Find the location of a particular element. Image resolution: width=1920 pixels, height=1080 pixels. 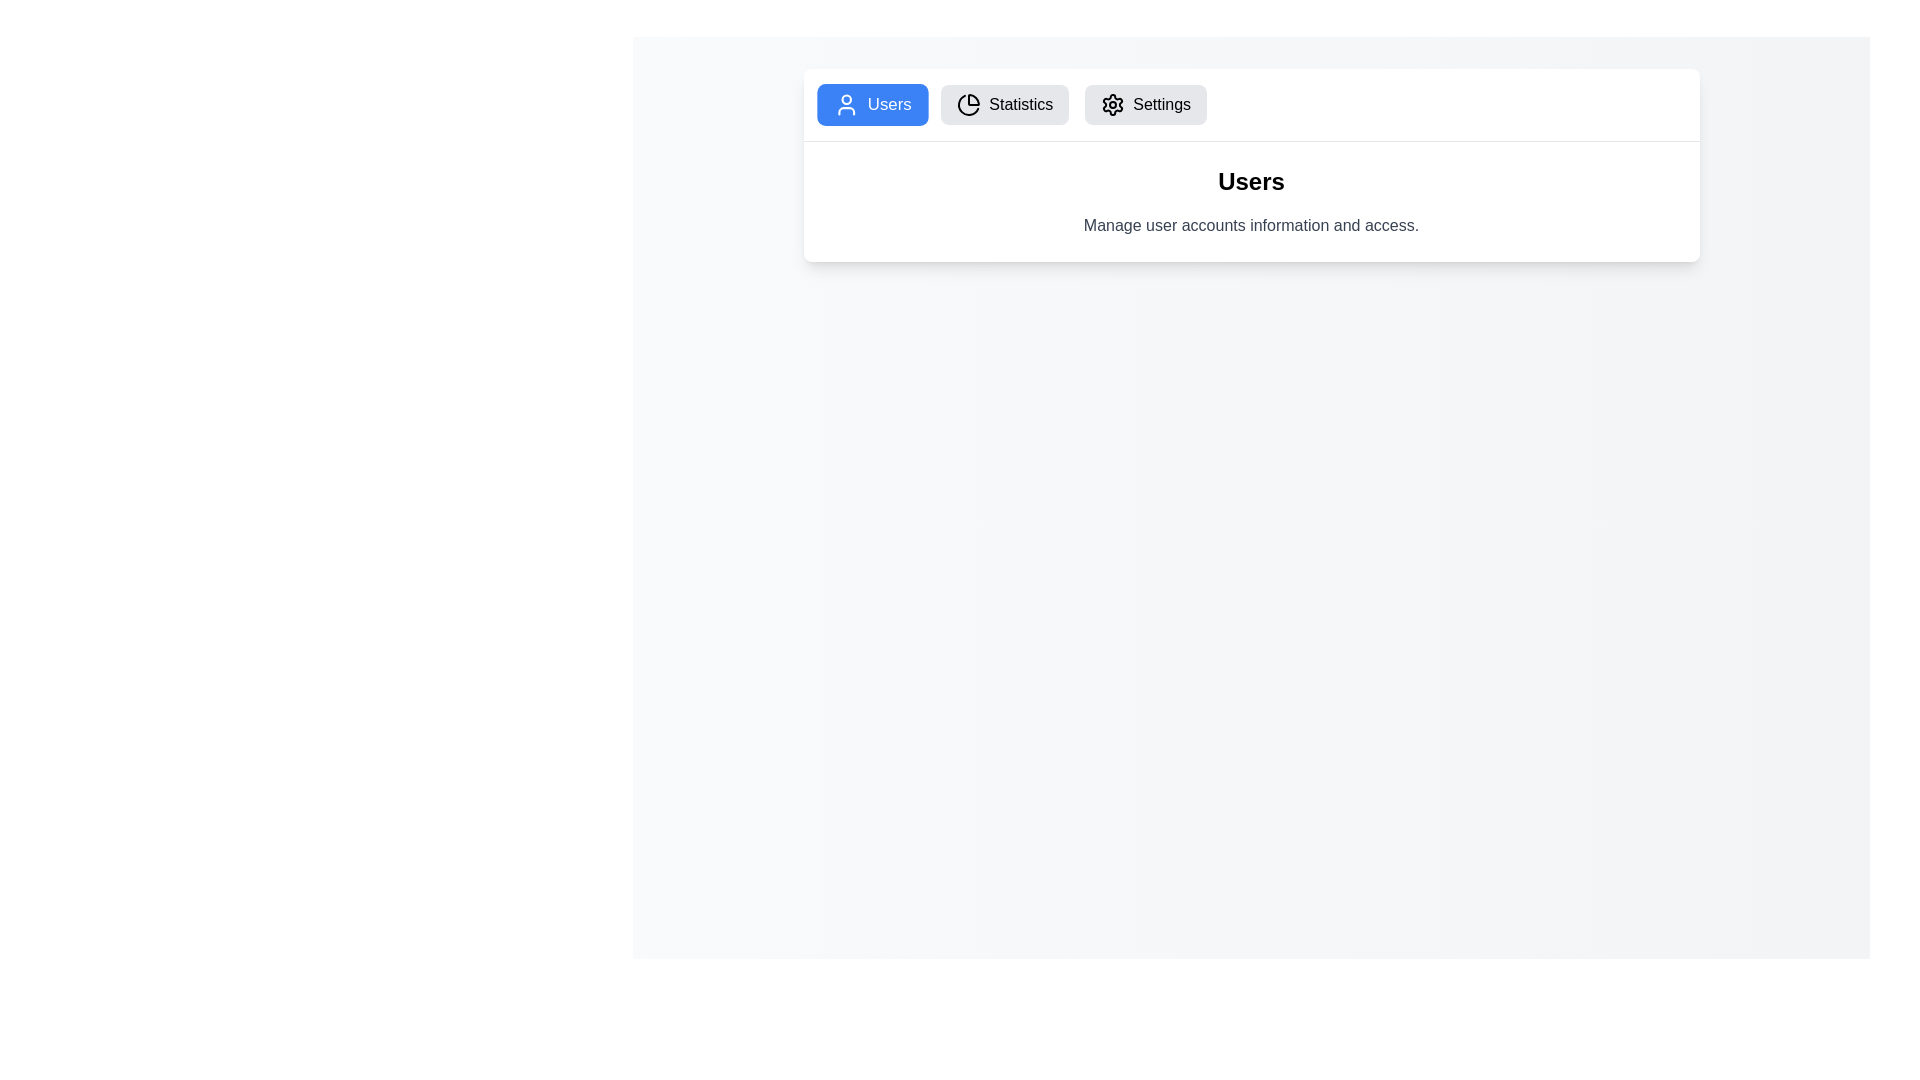

the 'Users' icon located within the 'Users' button, which is the first in a horizontal row of navigation options at the top-left section of the interface is located at coordinates (846, 104).